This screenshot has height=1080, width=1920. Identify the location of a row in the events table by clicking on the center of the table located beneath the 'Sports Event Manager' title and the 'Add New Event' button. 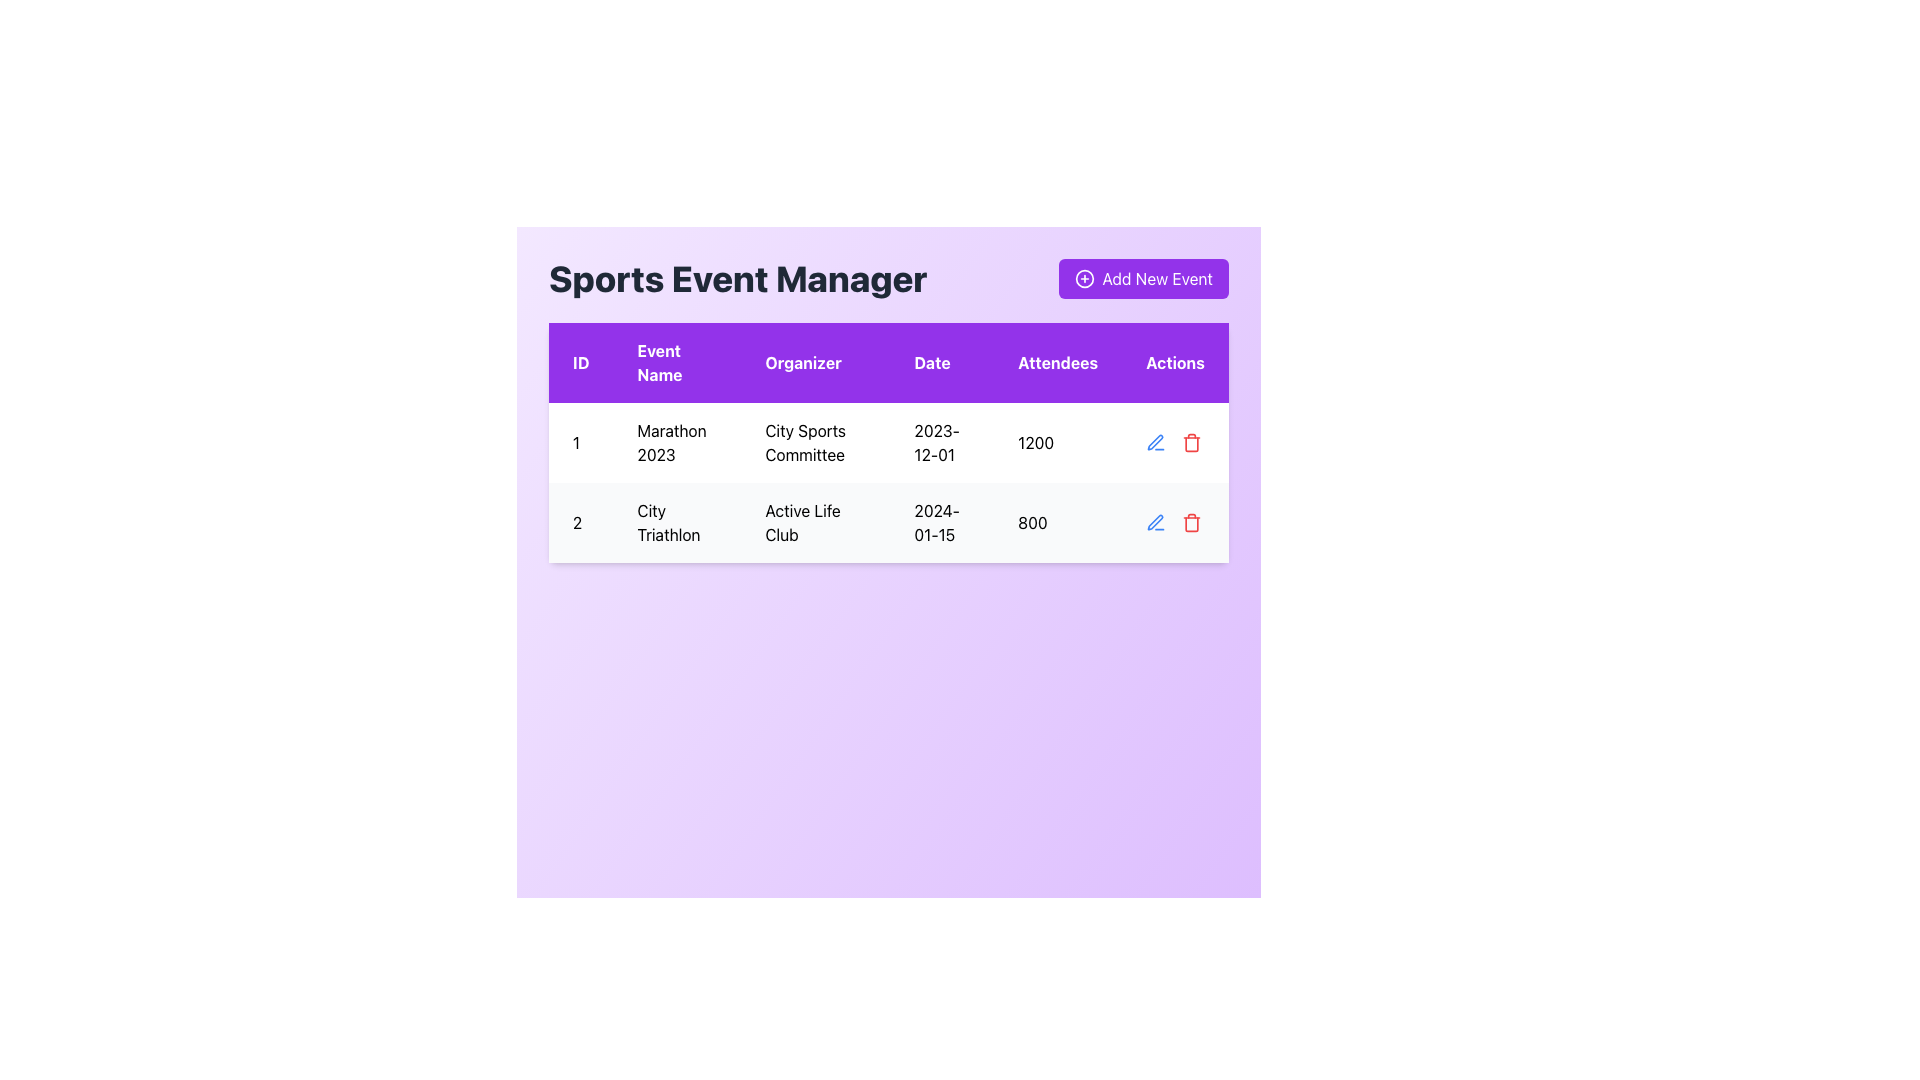
(887, 442).